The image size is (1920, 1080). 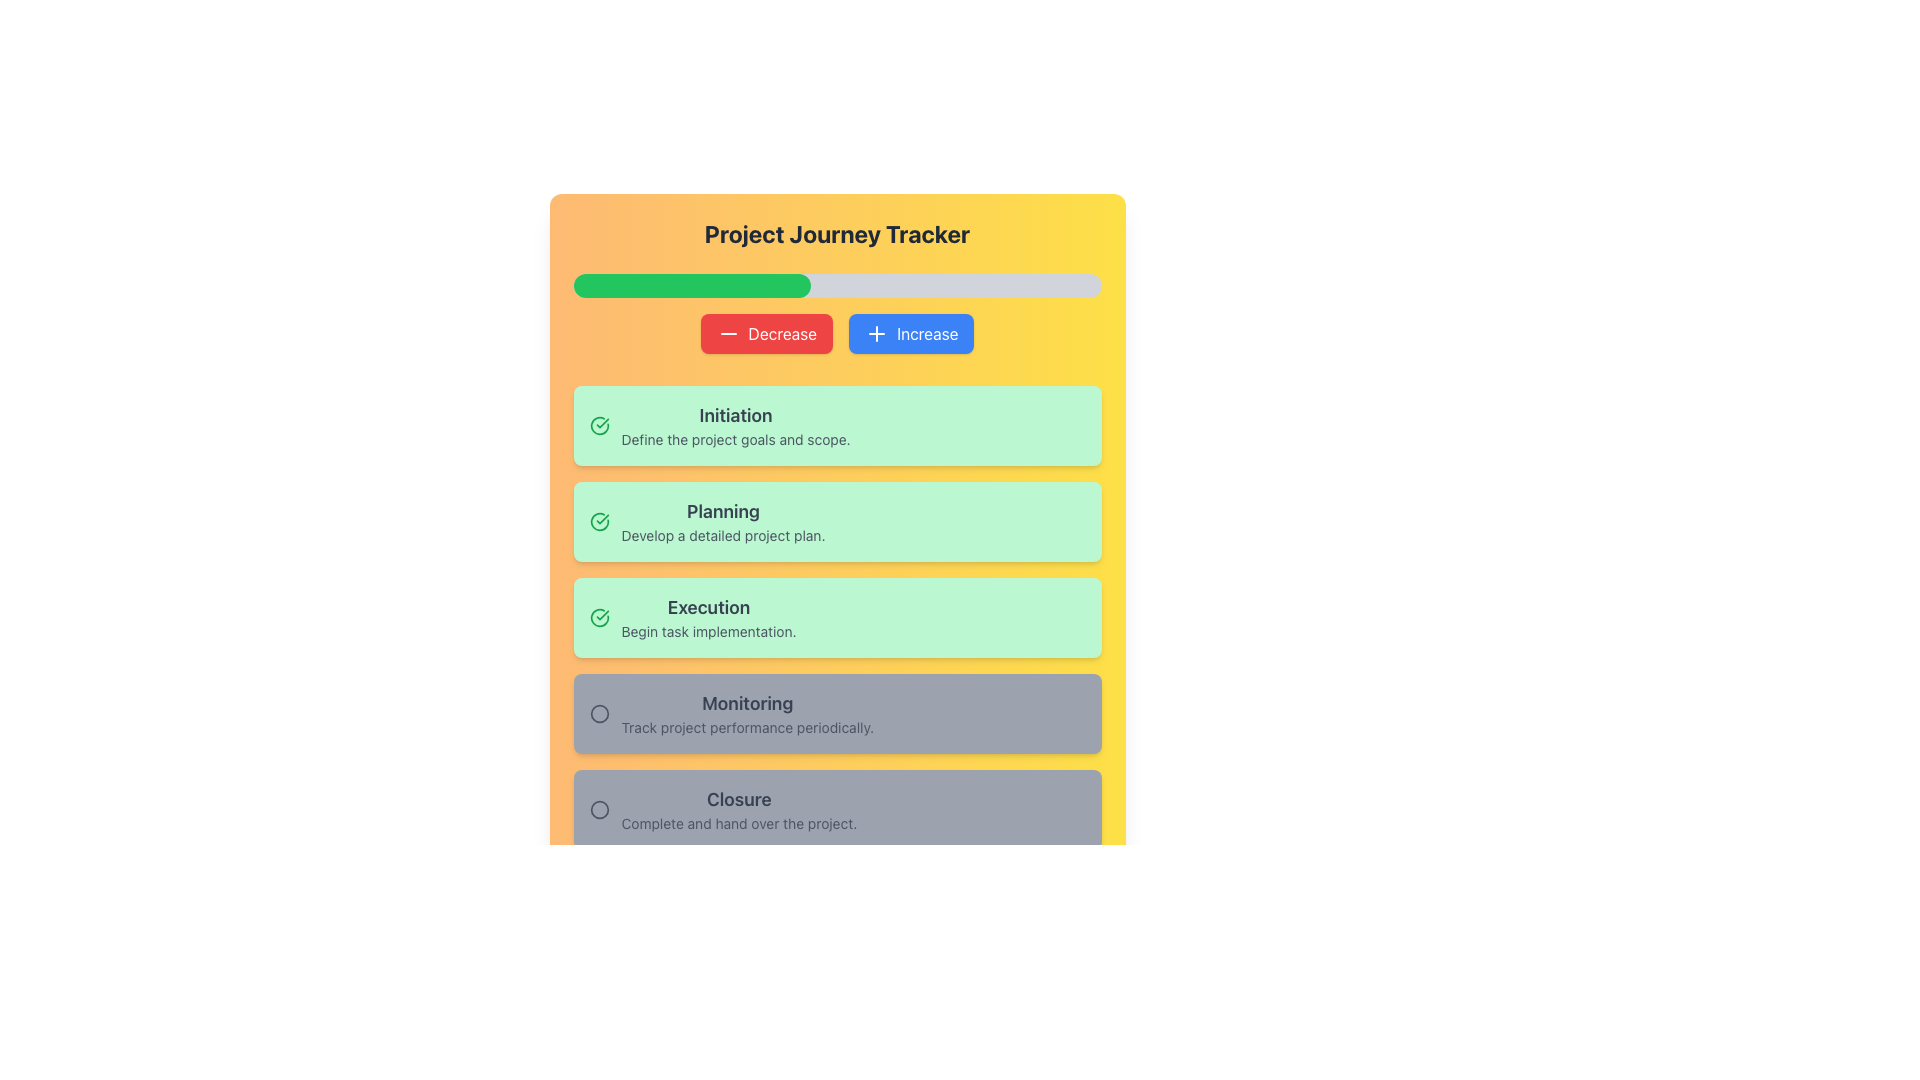 I want to click on the completion icon located at the left end of the first green rectangle next to the text 'Initiation', so click(x=598, y=424).